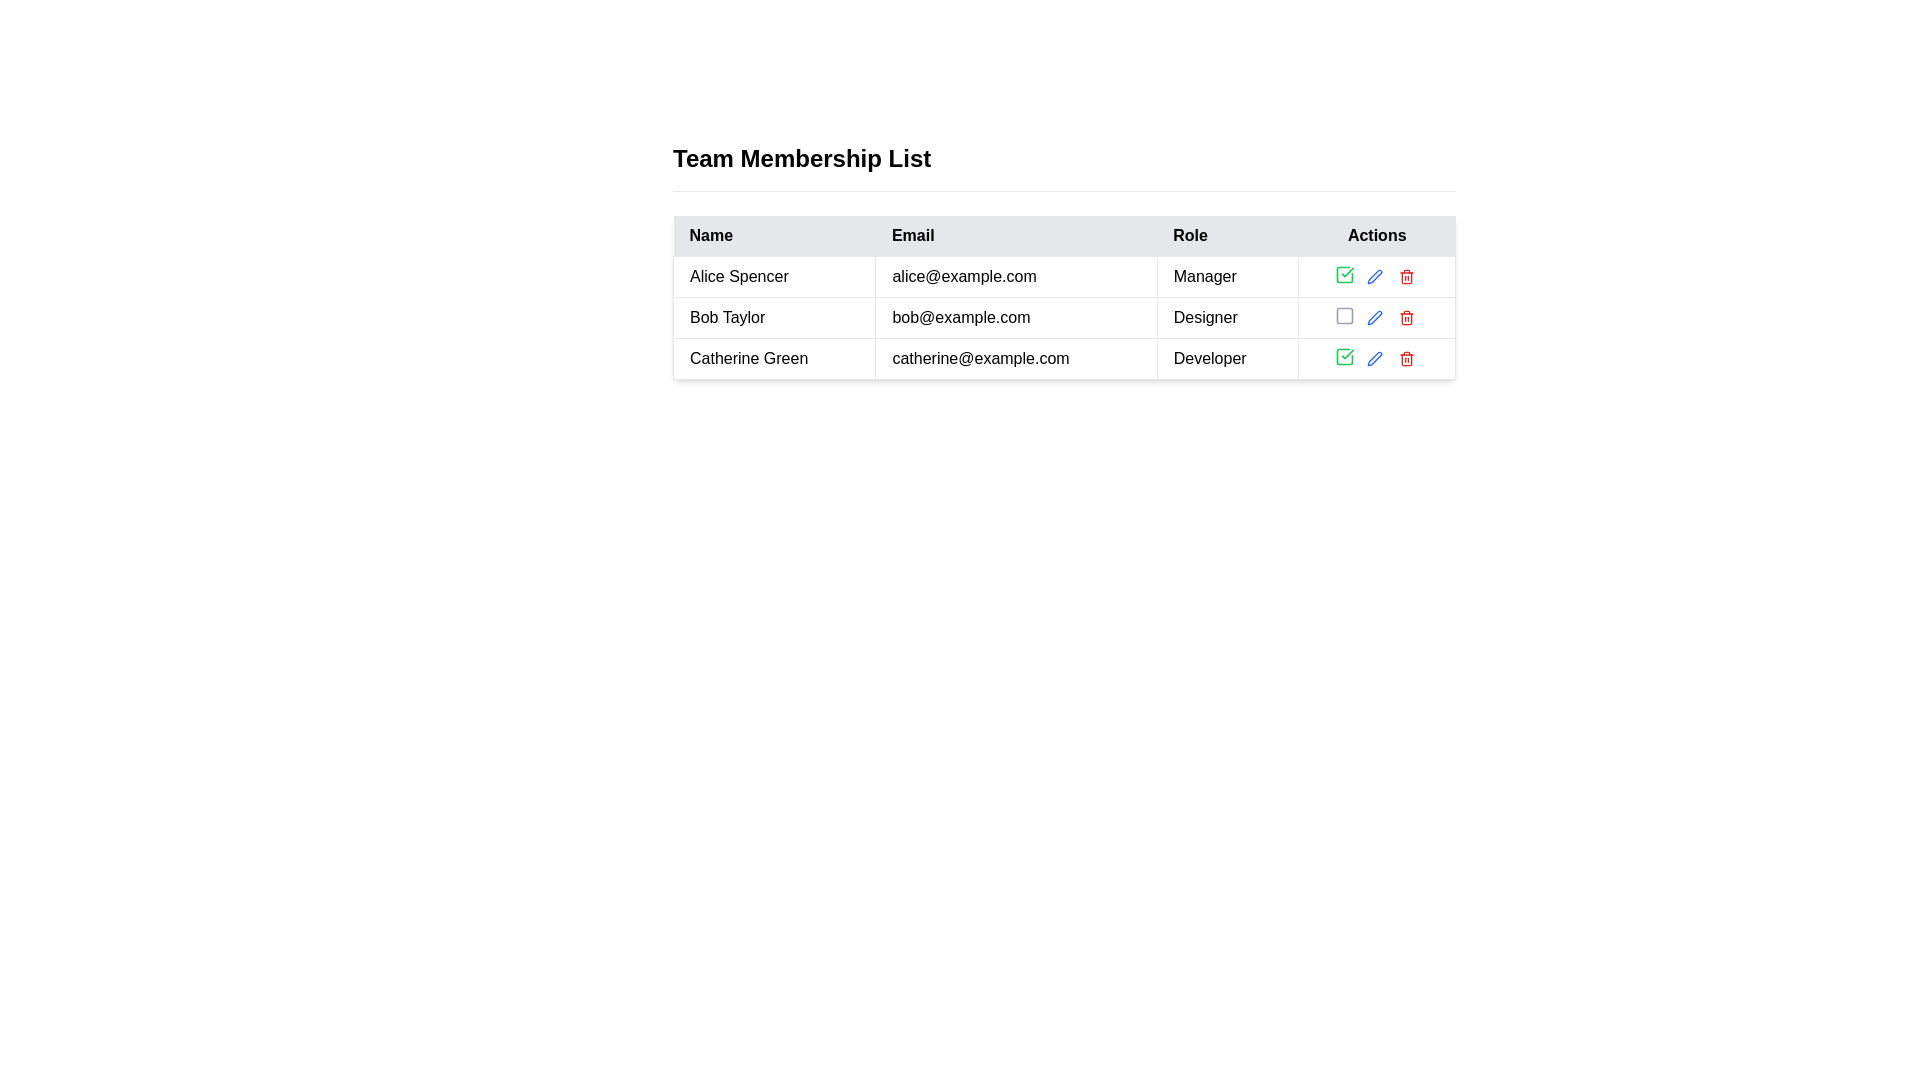 This screenshot has width=1920, height=1080. Describe the element at coordinates (1406, 357) in the screenshot. I see `the red delete button in the 'Actions' column of the last row` at that location.